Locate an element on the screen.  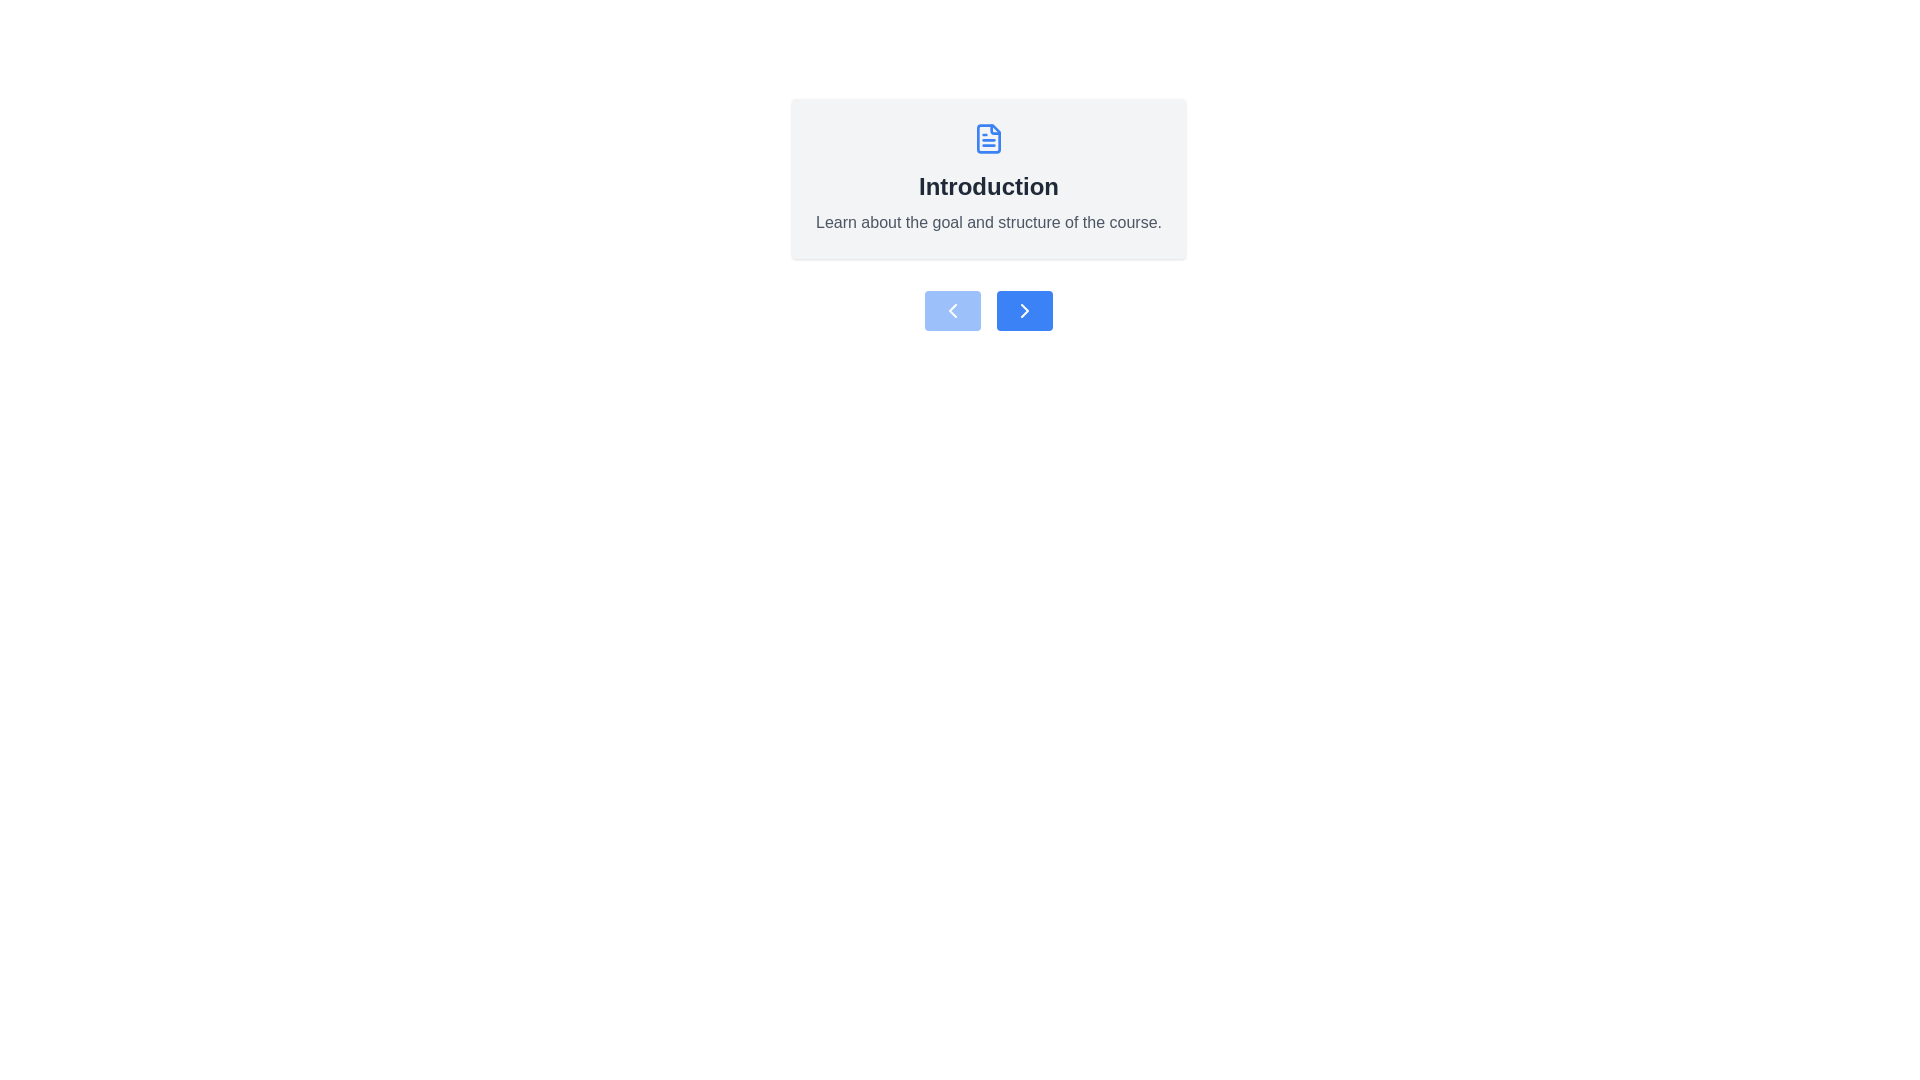
the right arrow icon in the rightmost button of the button group located below the title 'Introduction' is located at coordinates (1025, 311).